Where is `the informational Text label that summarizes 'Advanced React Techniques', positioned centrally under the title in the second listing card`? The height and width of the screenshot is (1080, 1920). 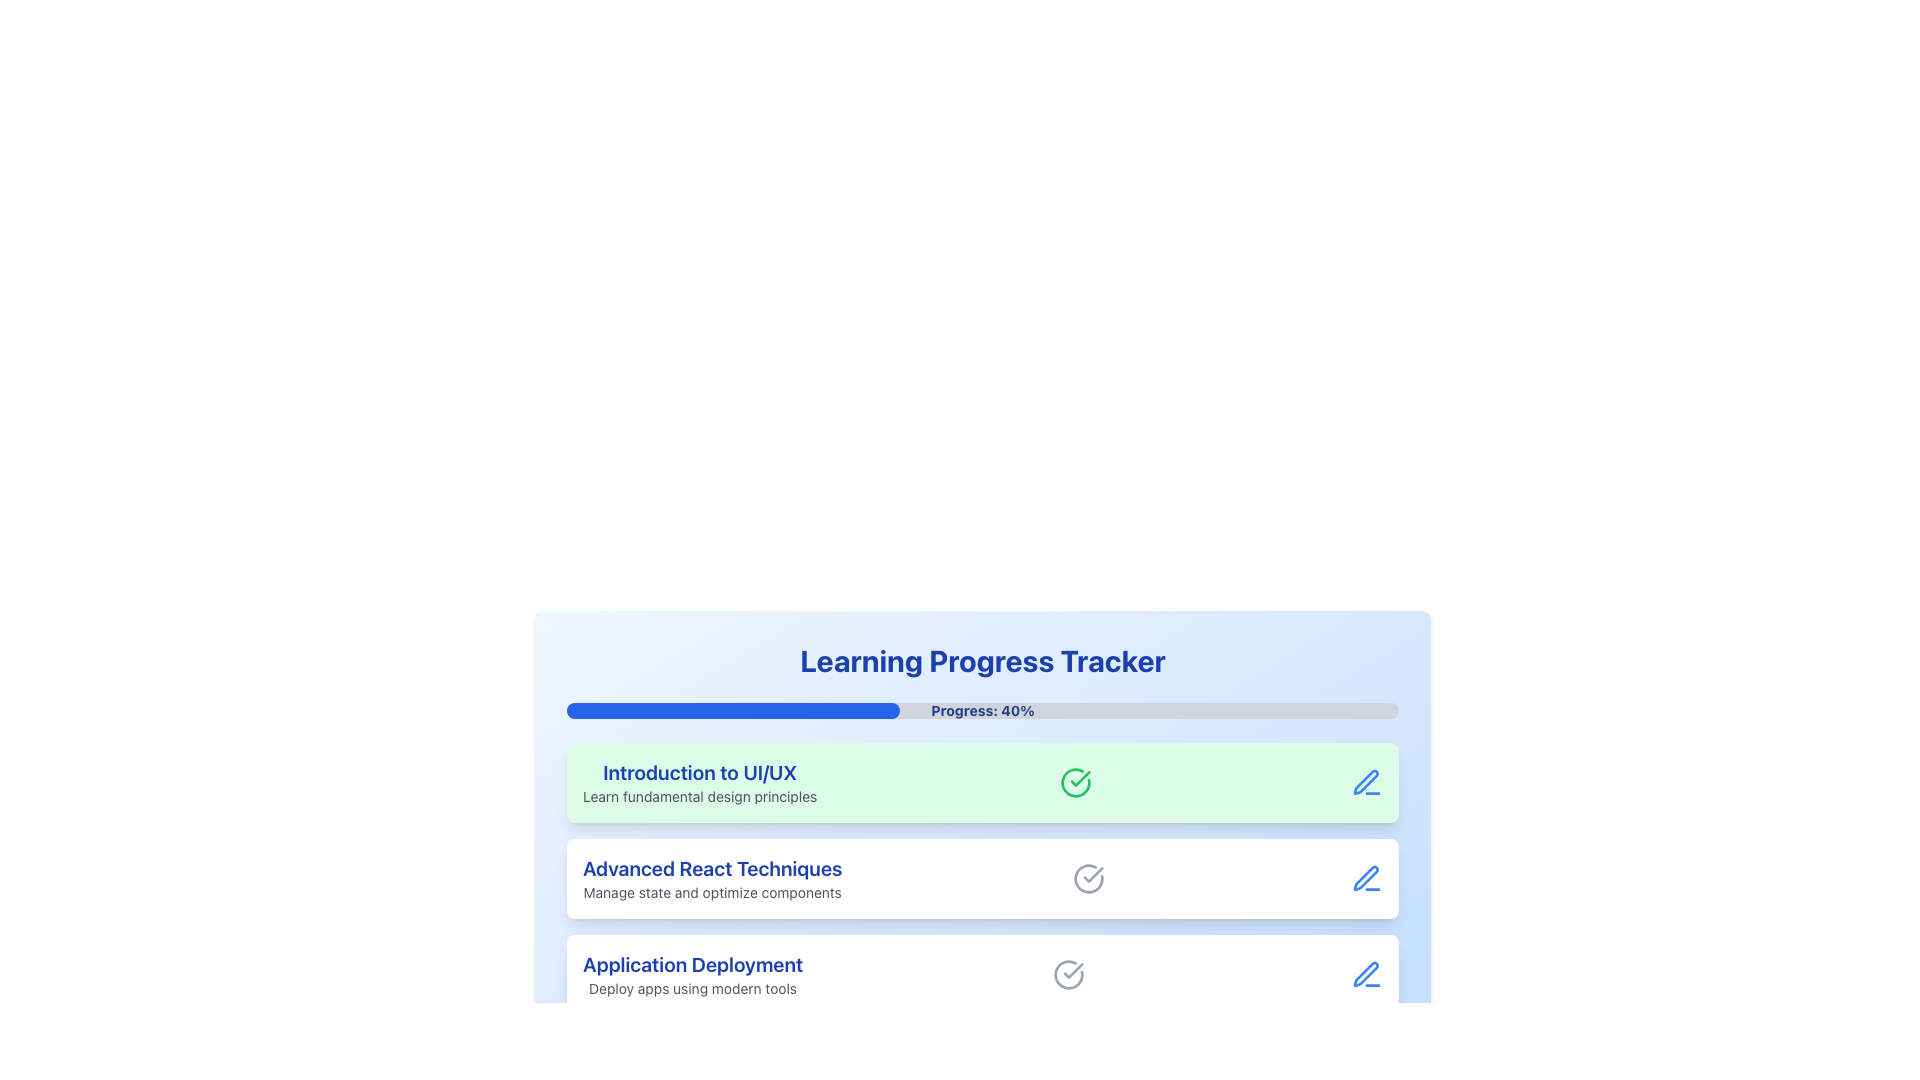 the informational Text label that summarizes 'Advanced React Techniques', positioned centrally under the title in the second listing card is located at coordinates (712, 892).